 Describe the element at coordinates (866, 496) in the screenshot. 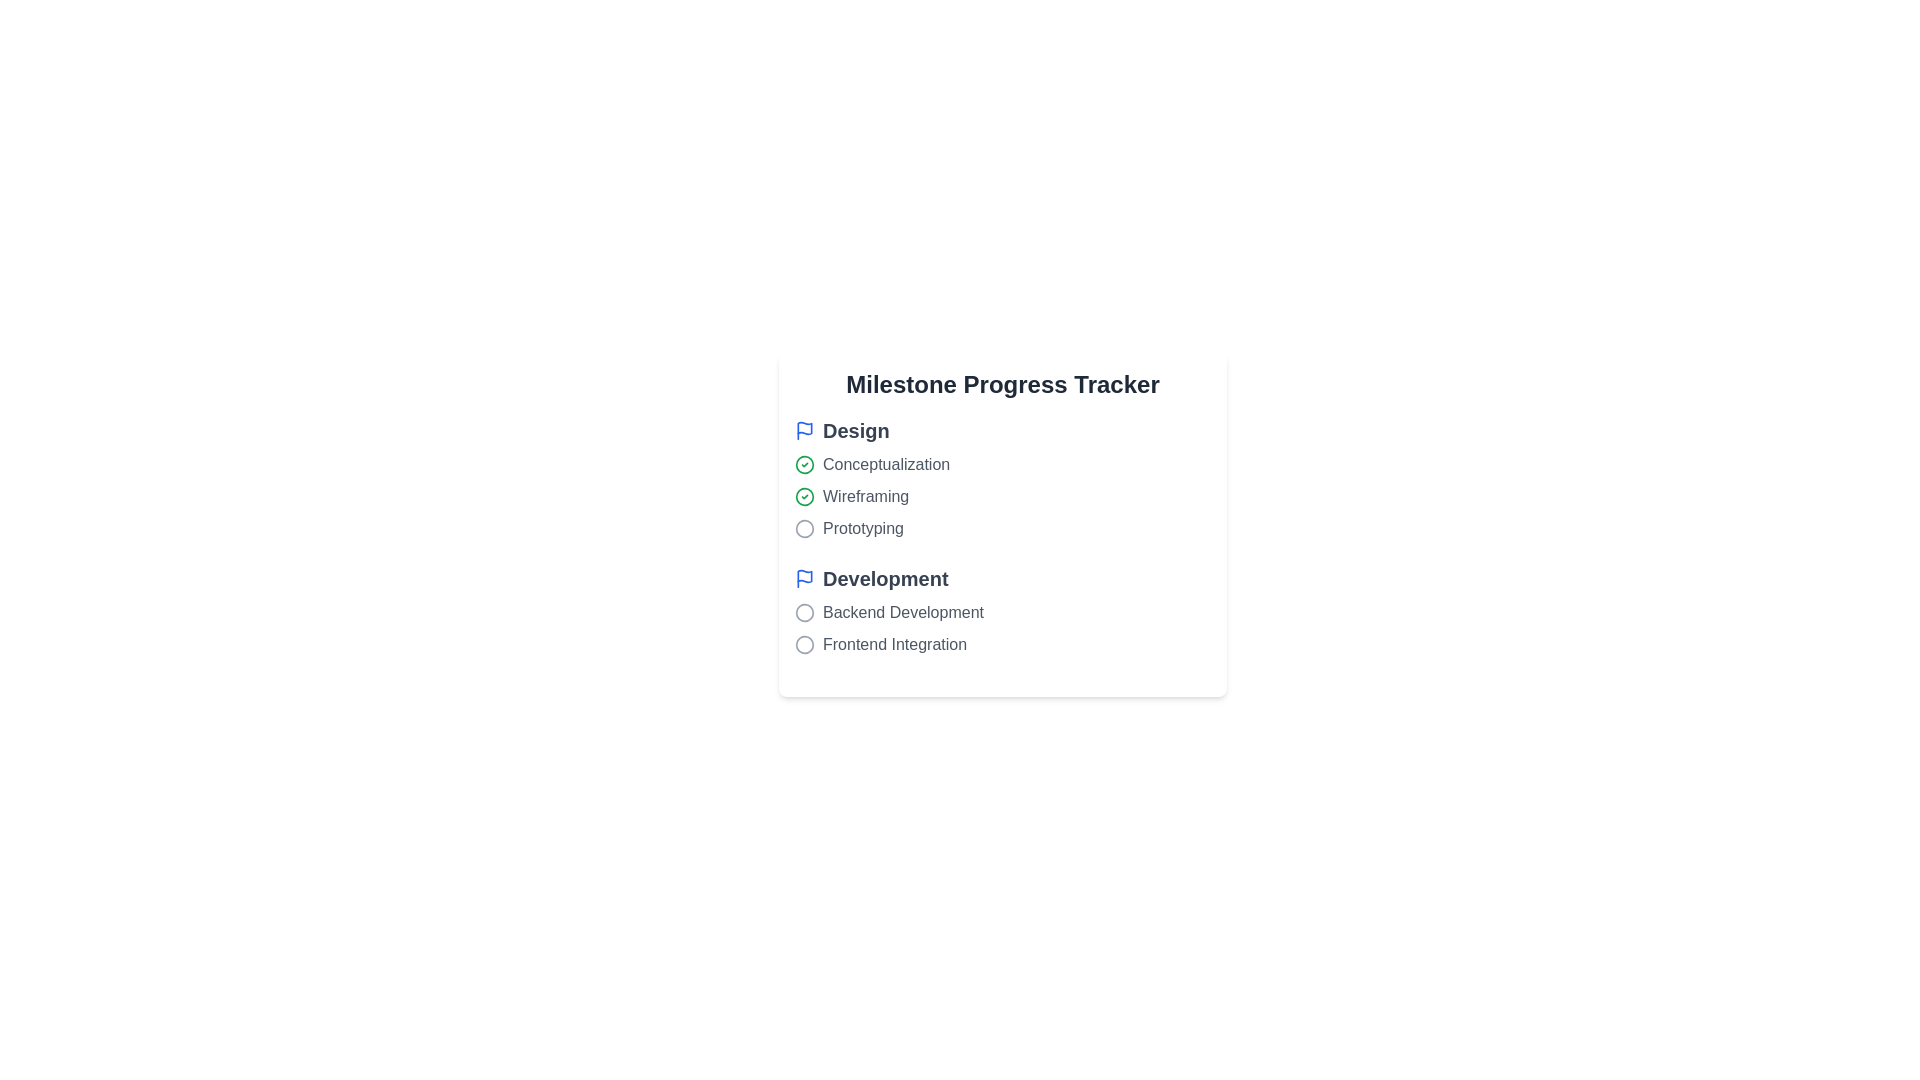

I see `the informational label displaying the milestone 'Wireframing', which is the second list item under the 'Design' category in the milestone tracker` at that location.